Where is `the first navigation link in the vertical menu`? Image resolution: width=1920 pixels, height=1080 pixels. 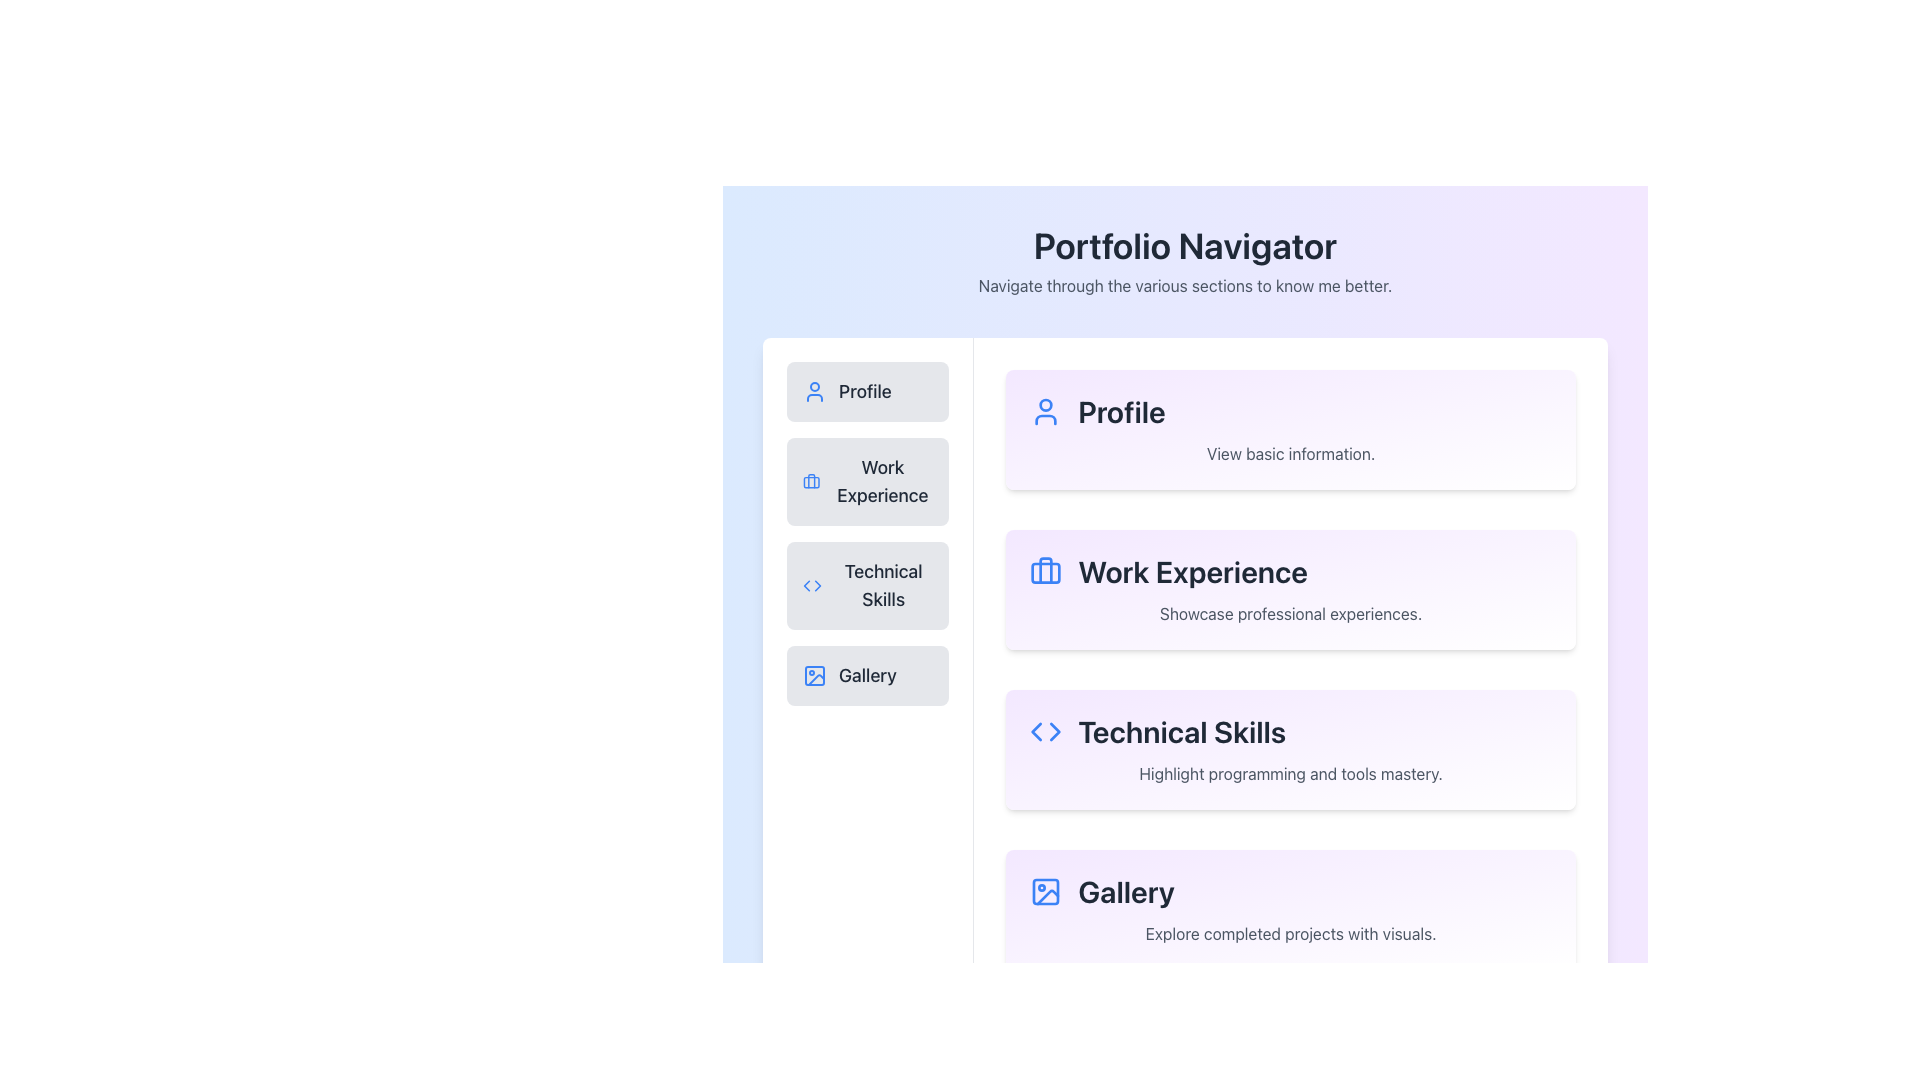
the first navigation link in the vertical menu is located at coordinates (868, 392).